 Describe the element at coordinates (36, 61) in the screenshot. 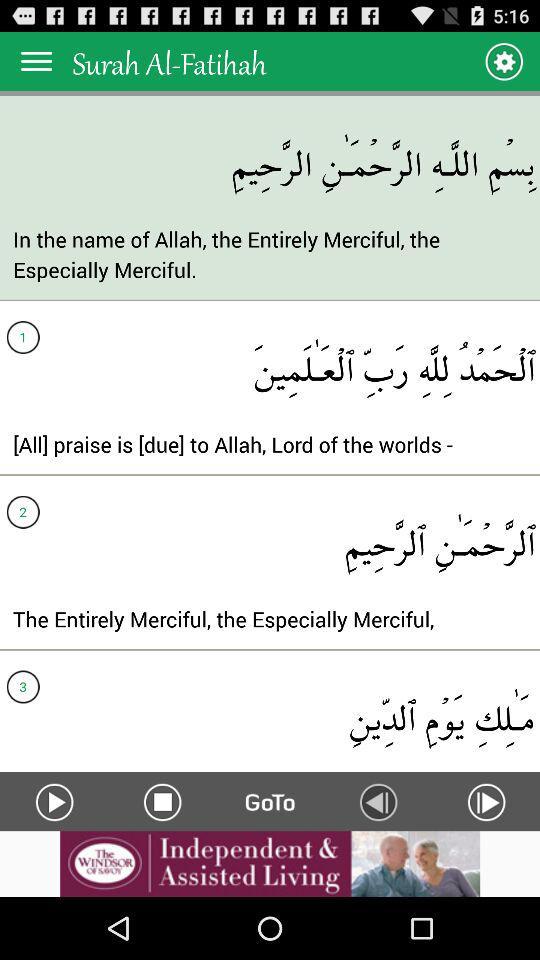

I see `menu button` at that location.